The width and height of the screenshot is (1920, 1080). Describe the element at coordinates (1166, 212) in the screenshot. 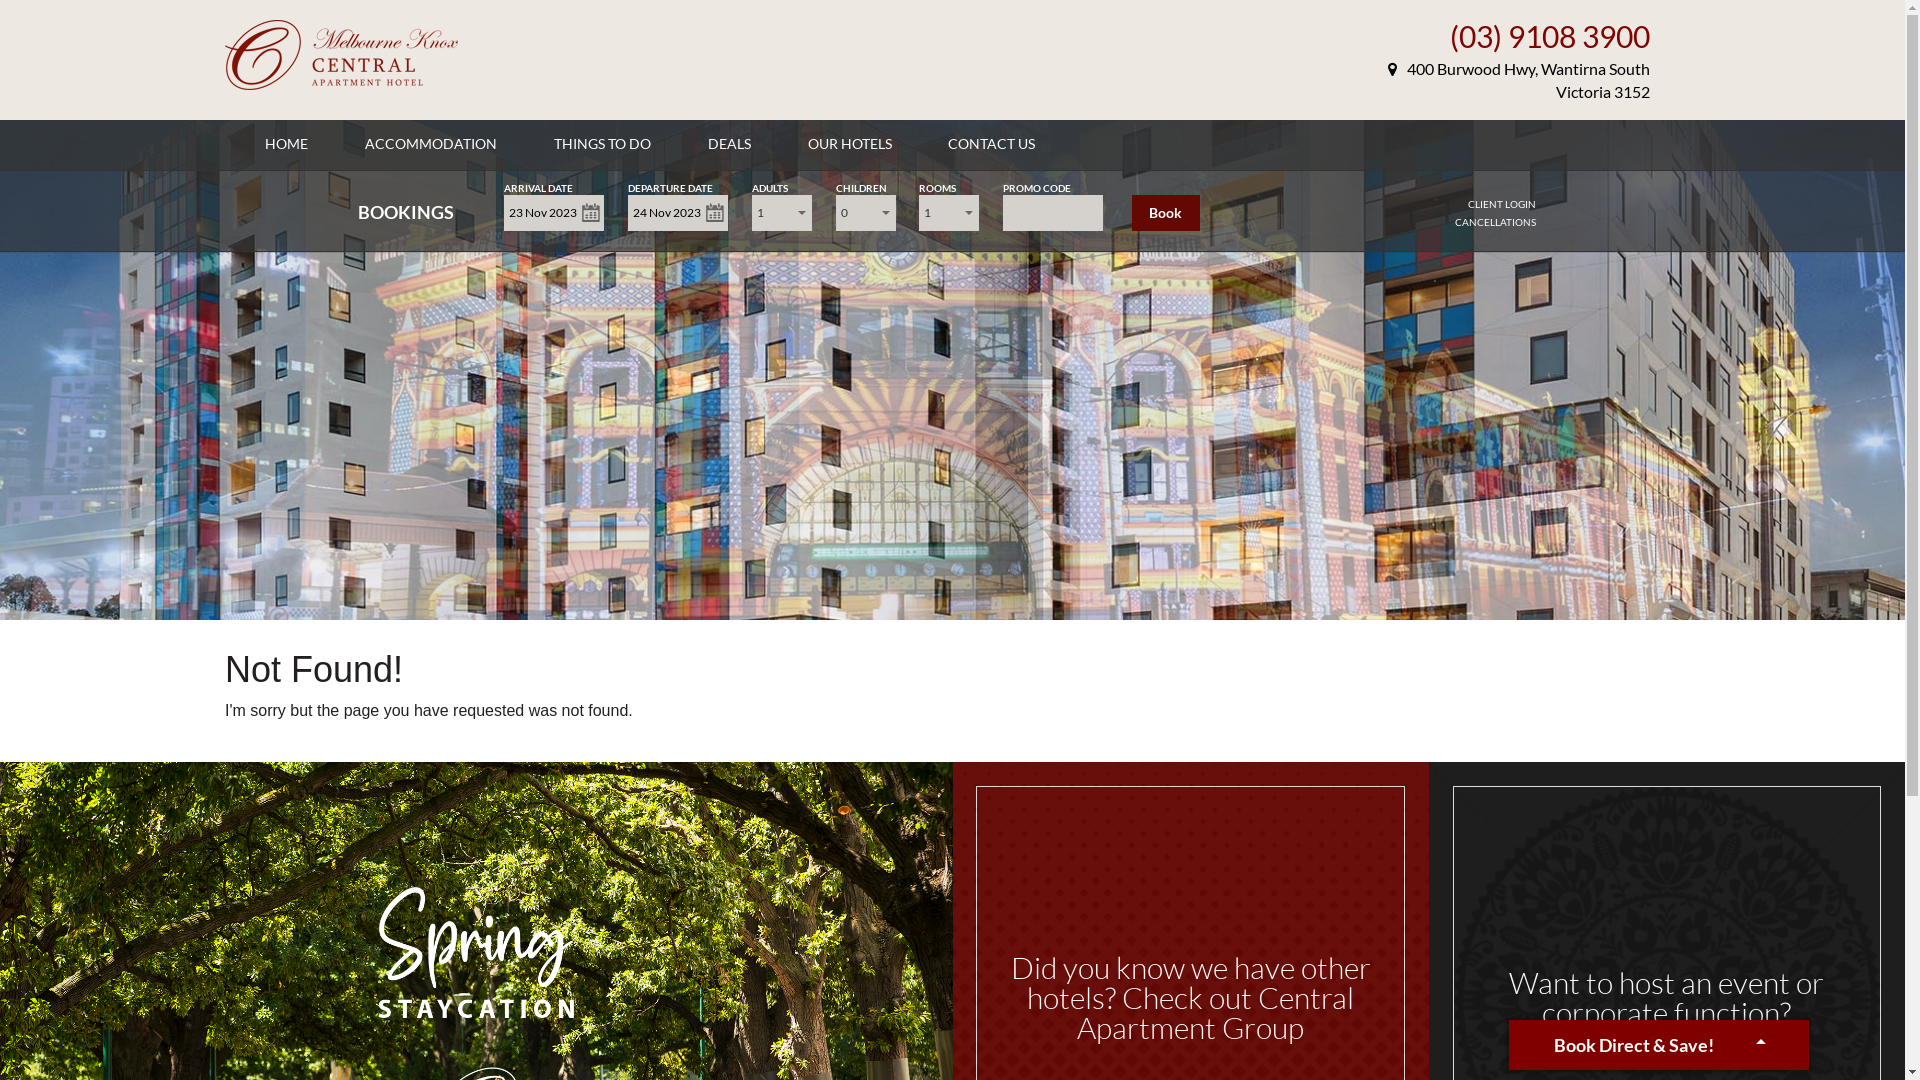

I see `'Book'` at that location.